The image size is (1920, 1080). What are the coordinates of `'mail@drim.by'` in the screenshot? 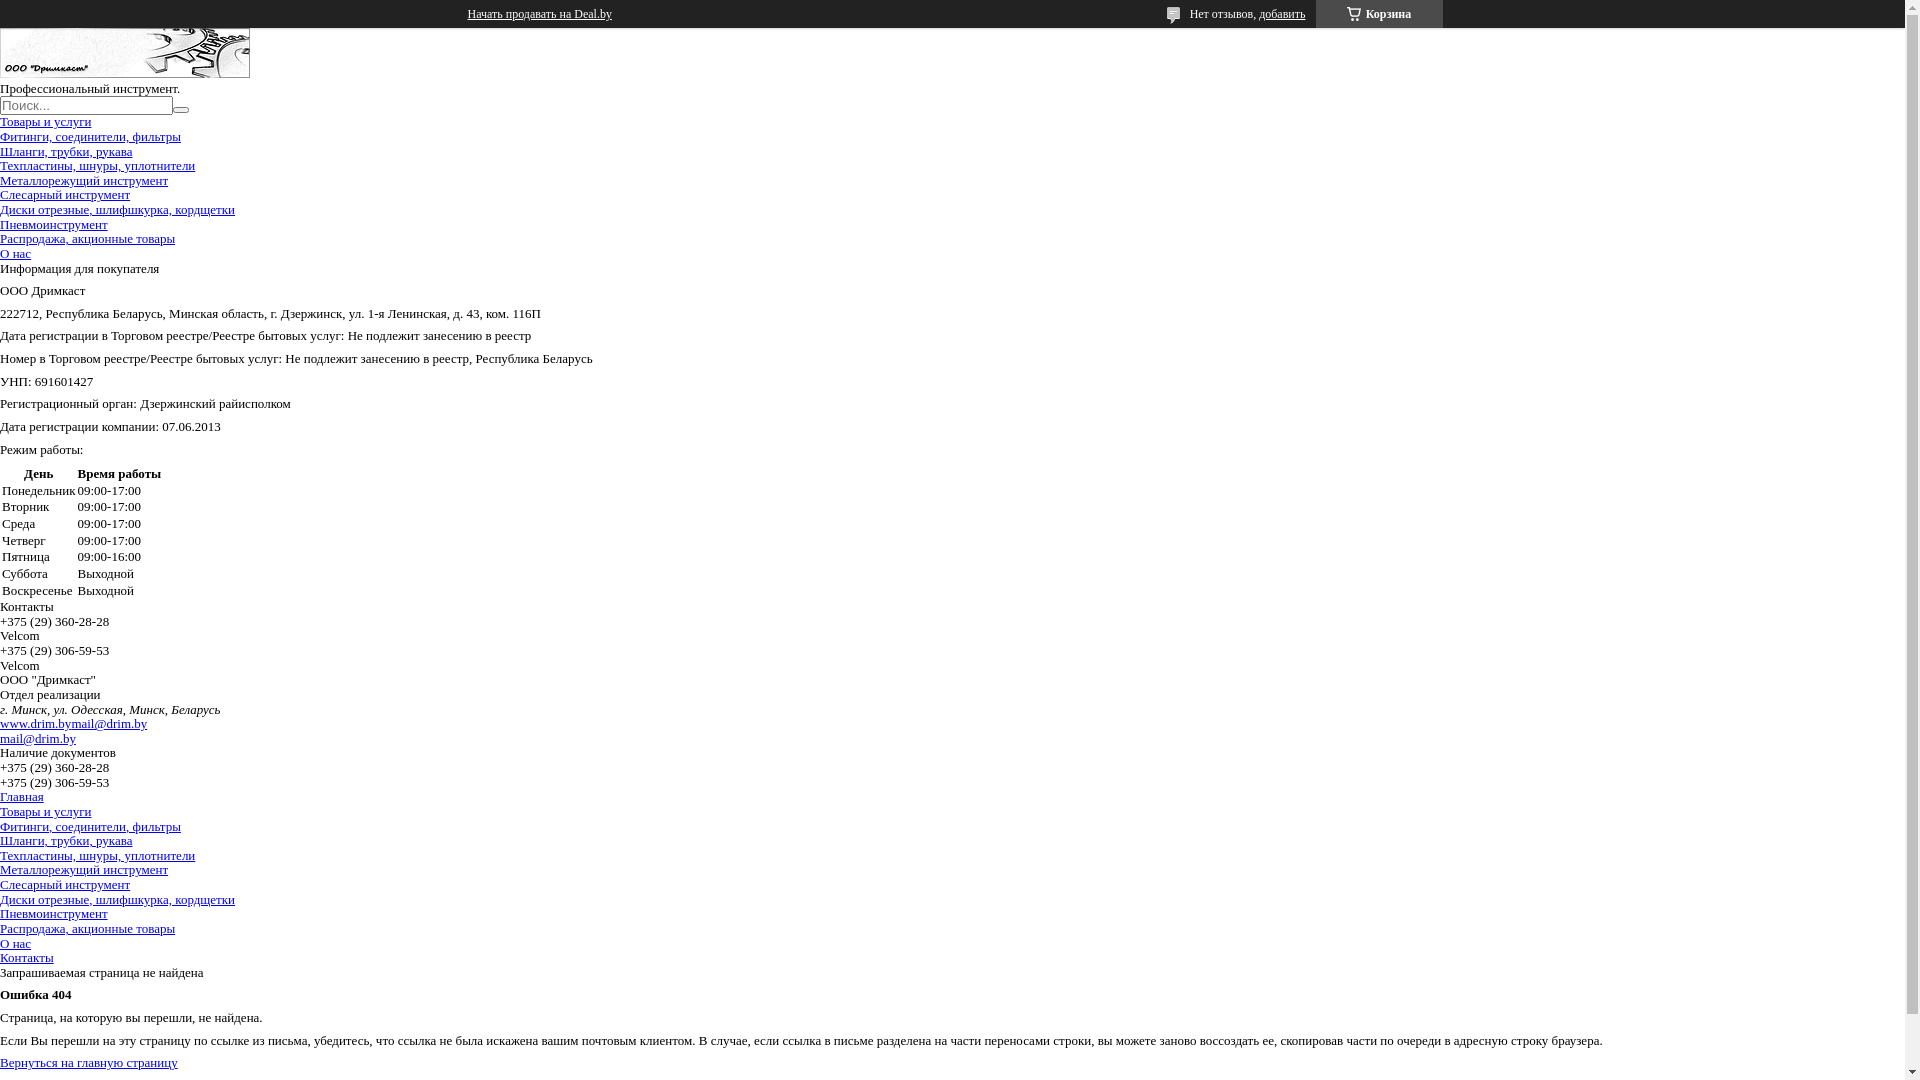 It's located at (71, 723).